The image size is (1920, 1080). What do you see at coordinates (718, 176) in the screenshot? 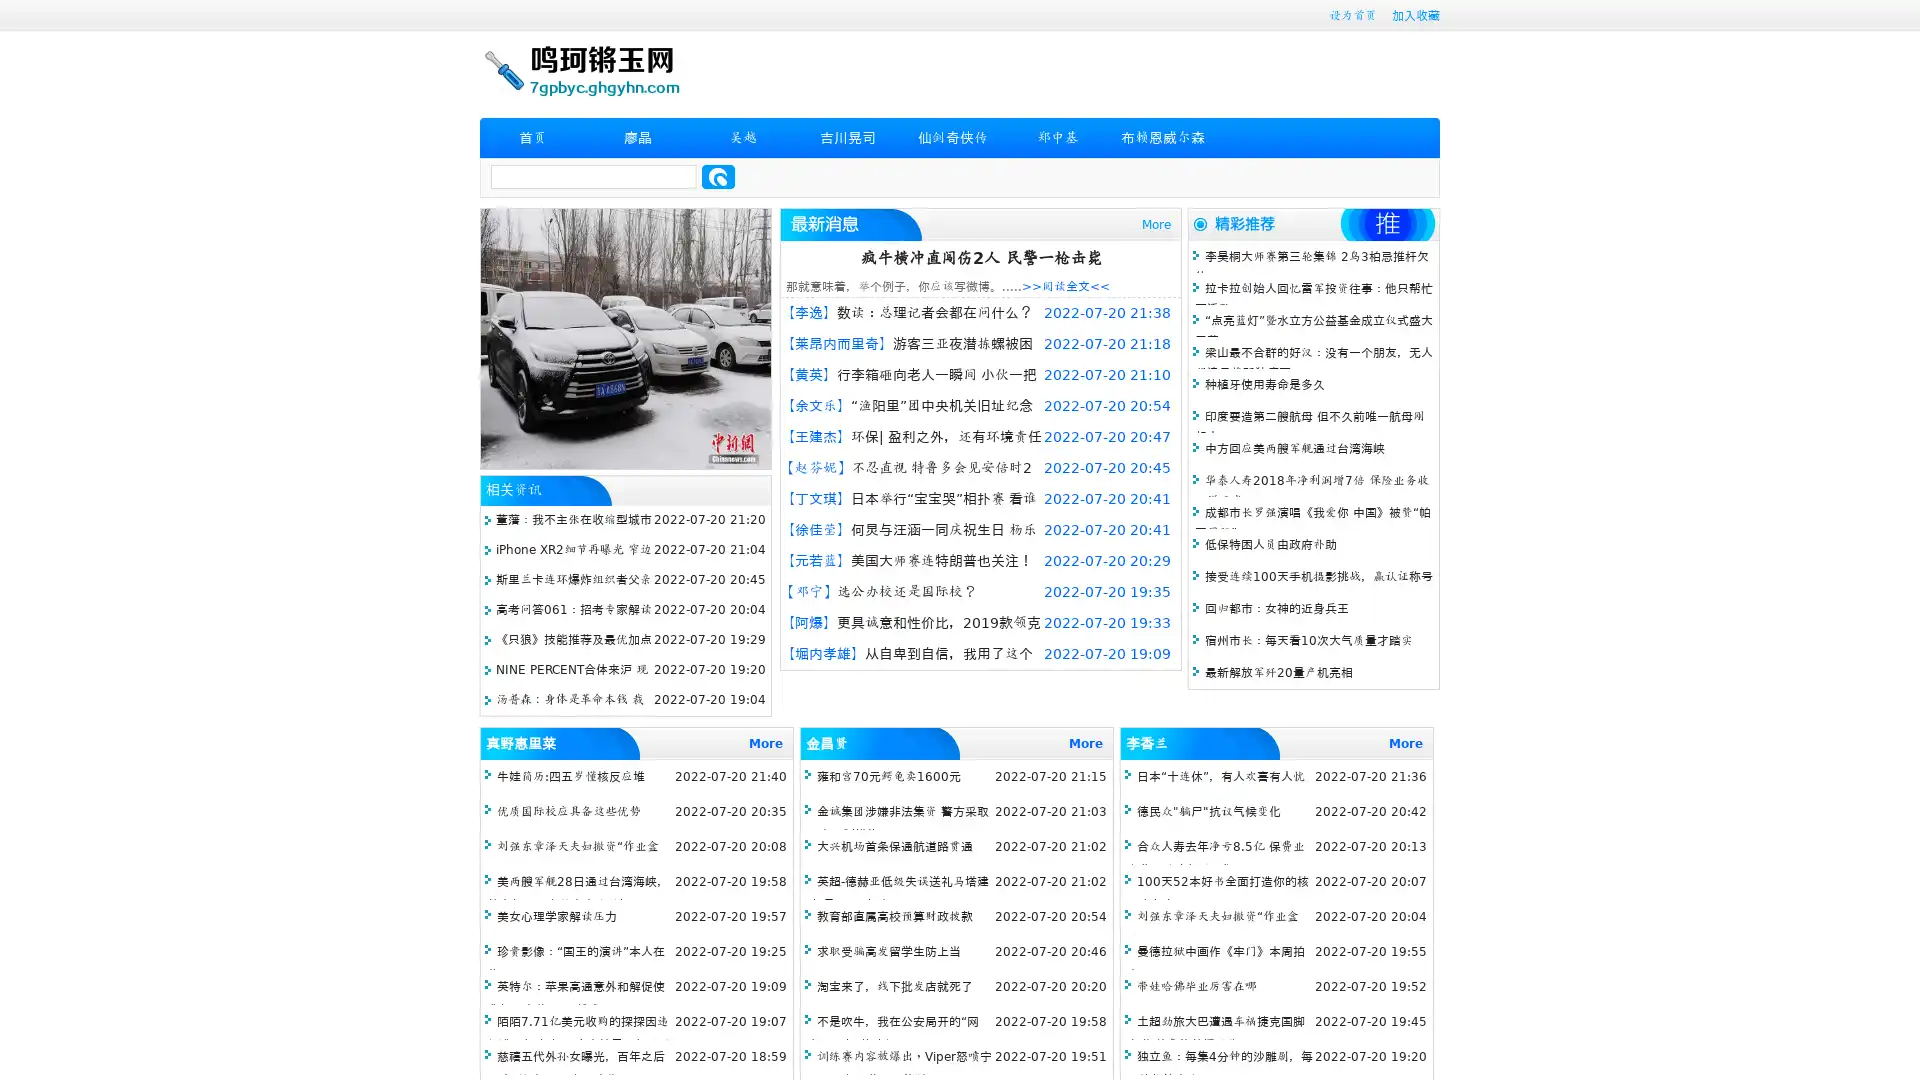
I see `Search` at bounding box center [718, 176].